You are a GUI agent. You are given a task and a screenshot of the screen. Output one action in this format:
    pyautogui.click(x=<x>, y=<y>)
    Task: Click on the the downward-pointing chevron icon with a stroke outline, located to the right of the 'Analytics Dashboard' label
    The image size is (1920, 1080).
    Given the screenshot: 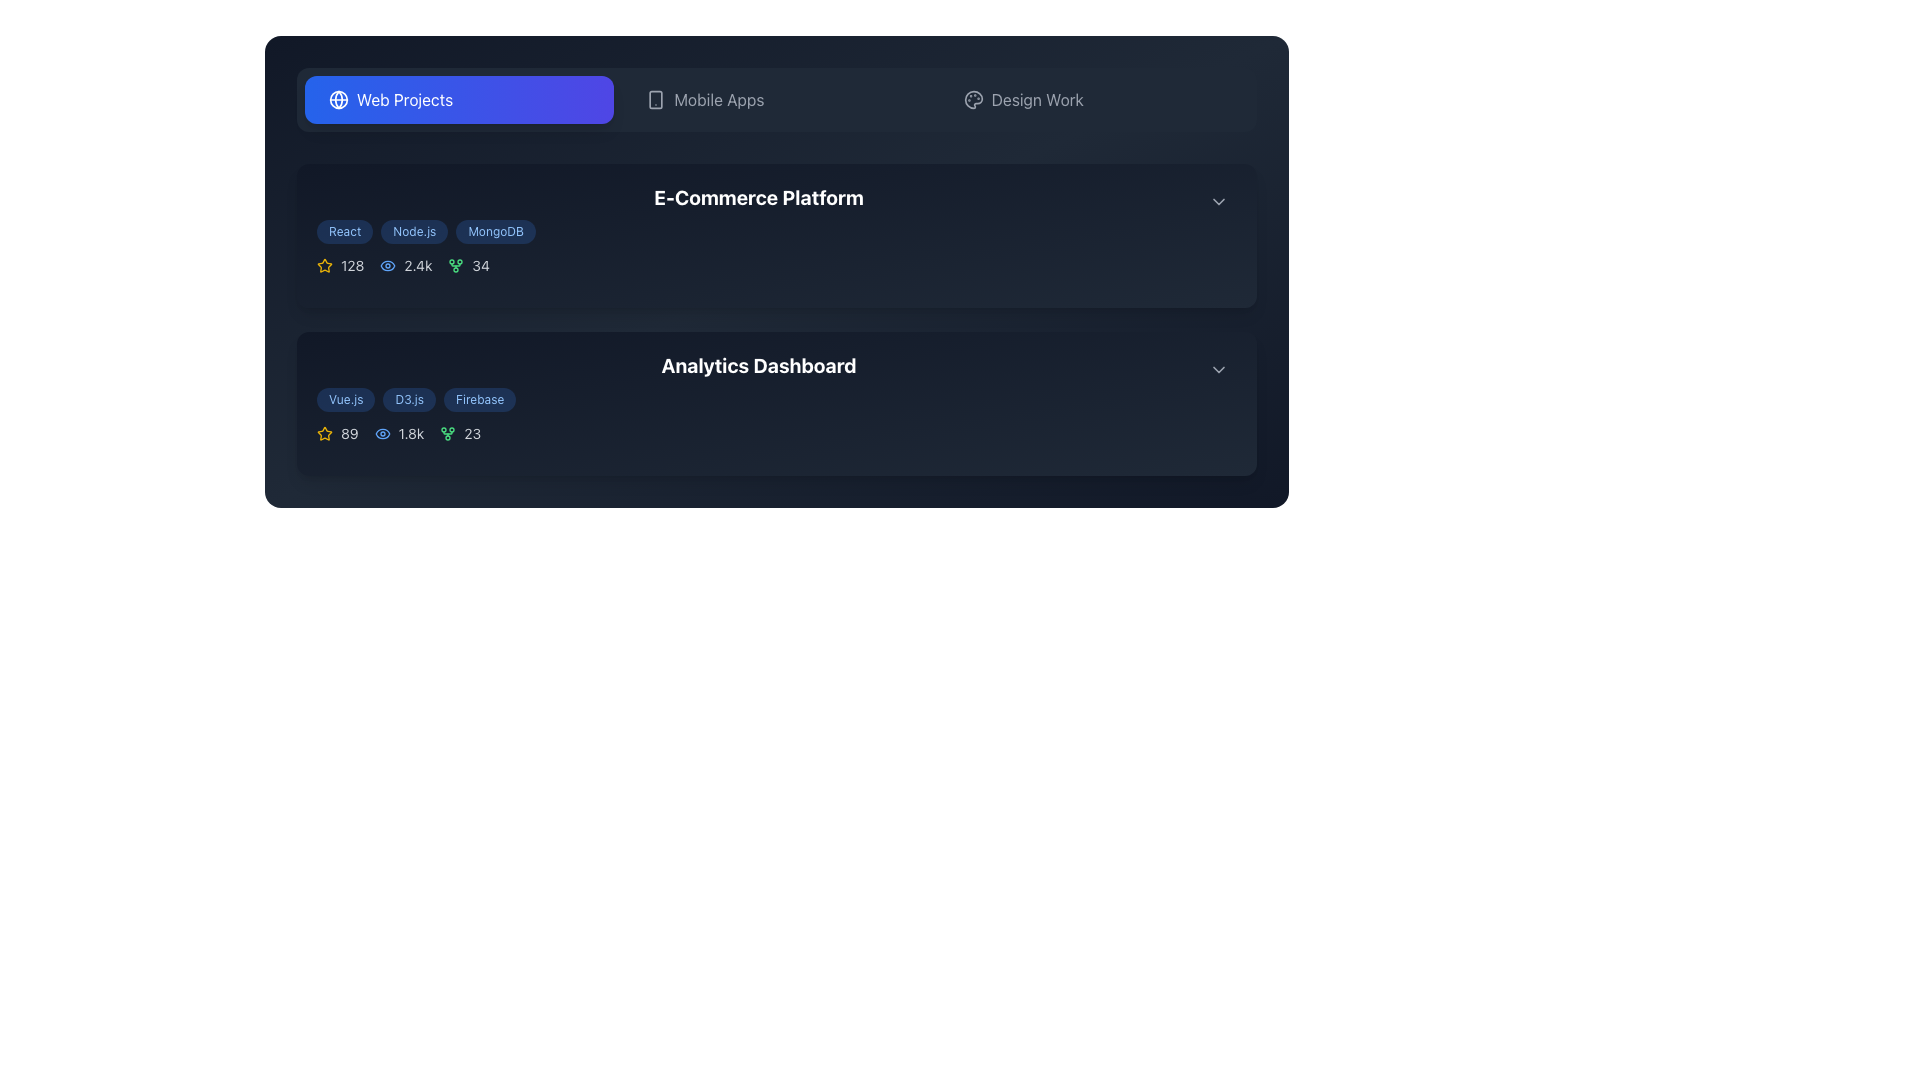 What is the action you would take?
    pyautogui.click(x=1218, y=370)
    